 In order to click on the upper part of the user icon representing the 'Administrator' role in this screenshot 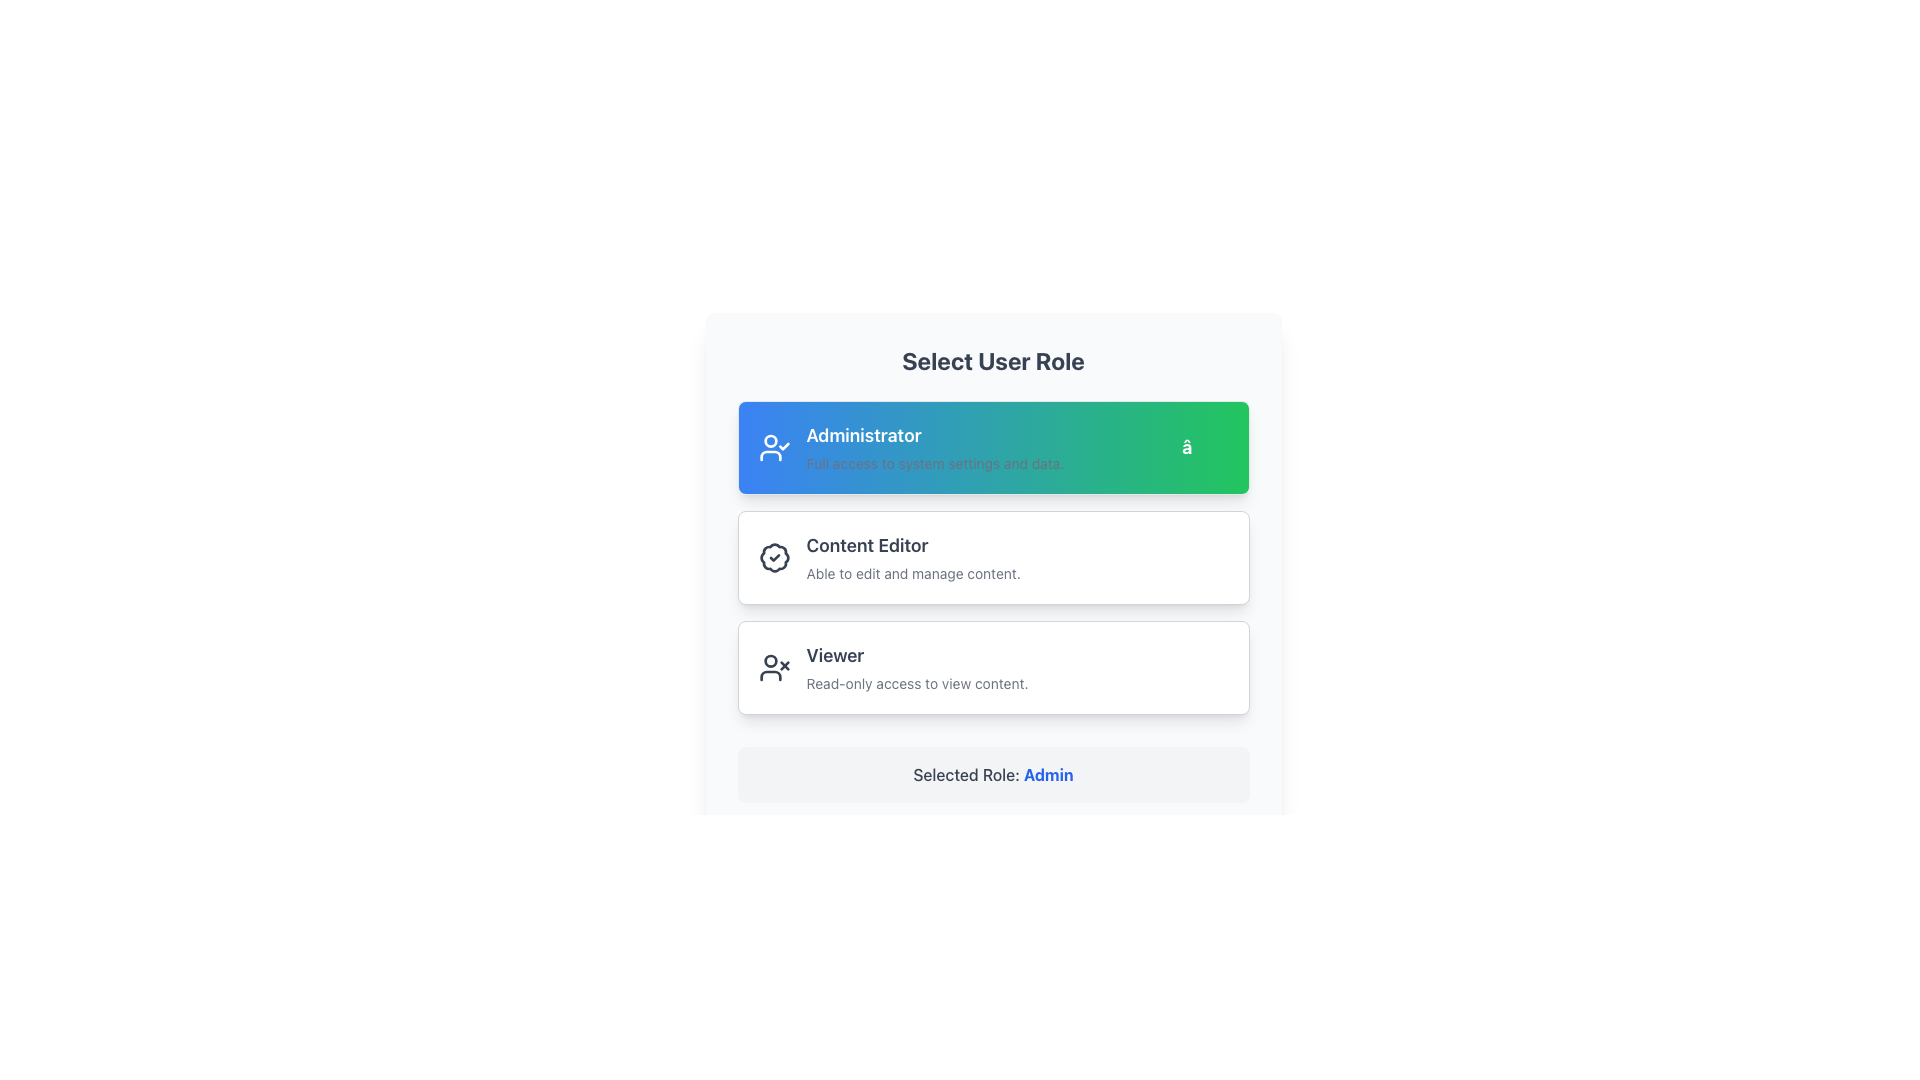, I will do `click(769, 440)`.